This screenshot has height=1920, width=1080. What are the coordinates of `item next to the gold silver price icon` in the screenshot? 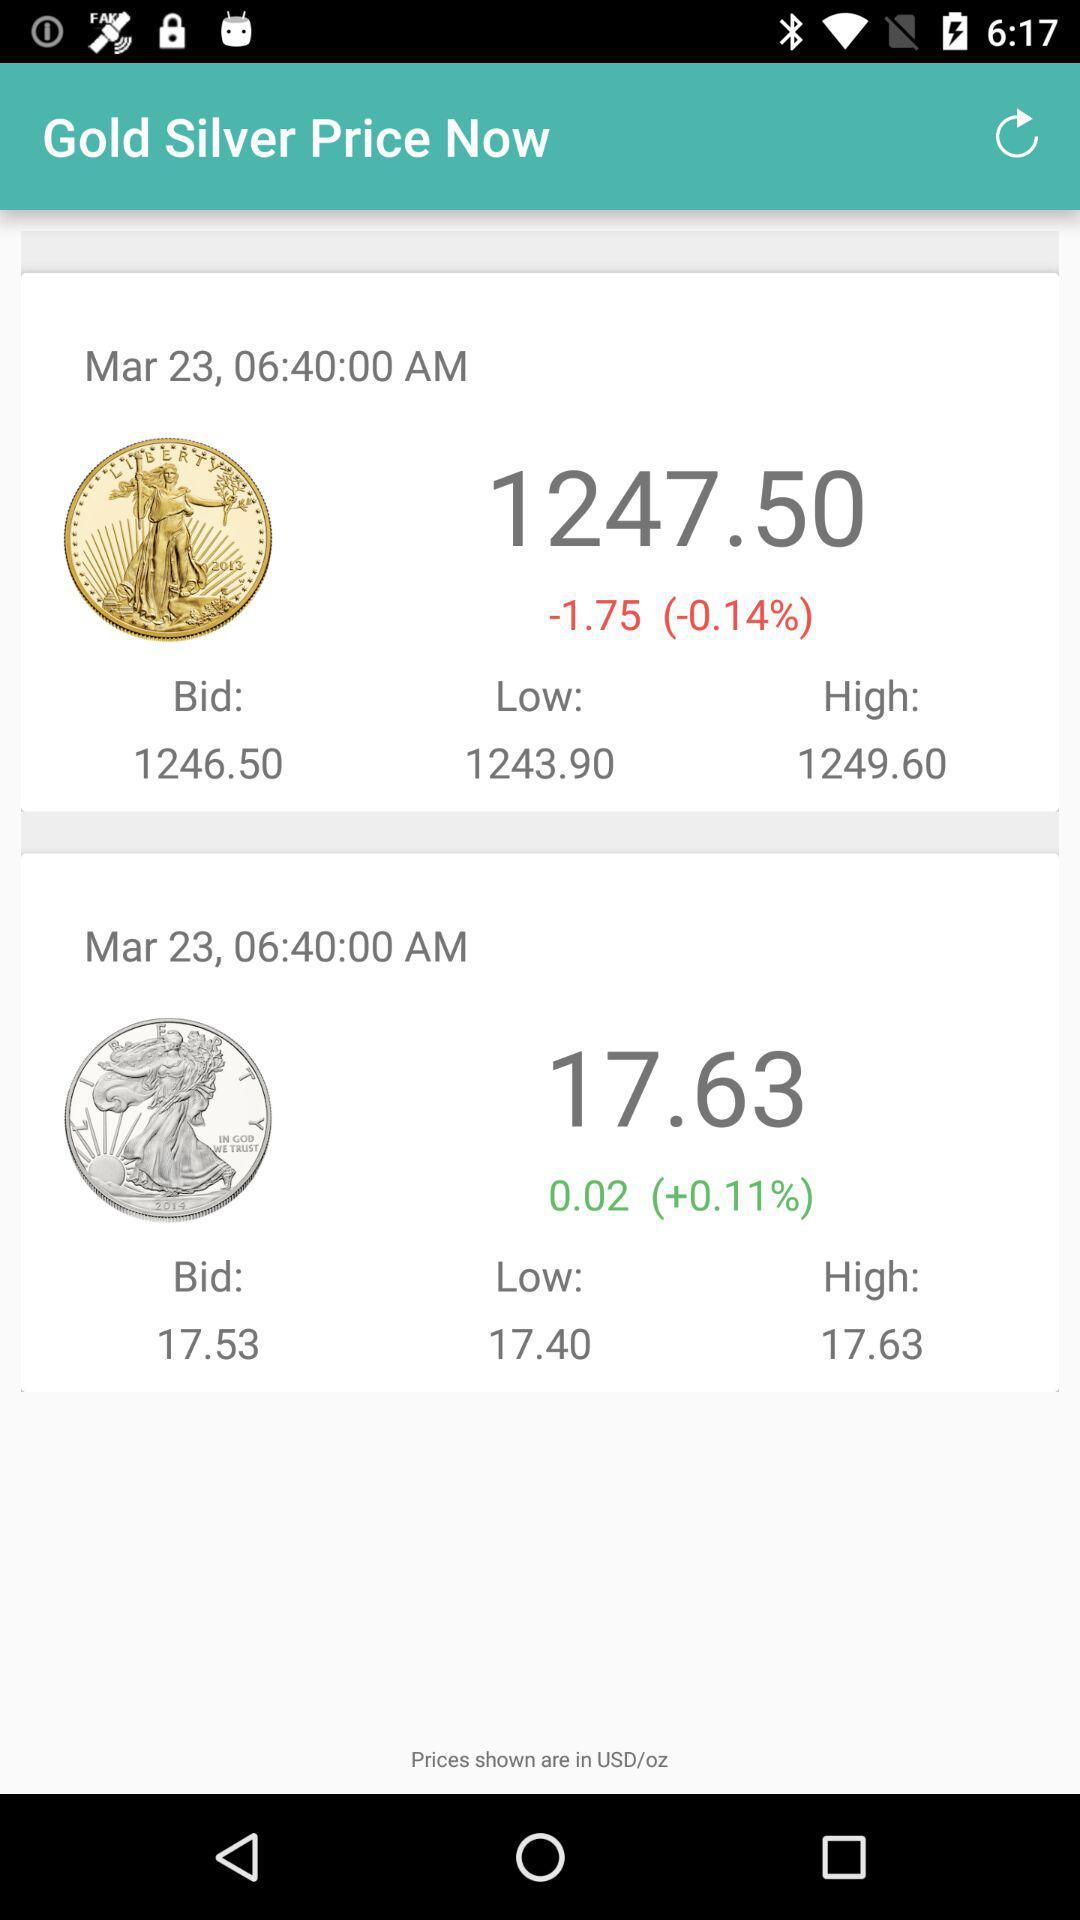 It's located at (1017, 135).